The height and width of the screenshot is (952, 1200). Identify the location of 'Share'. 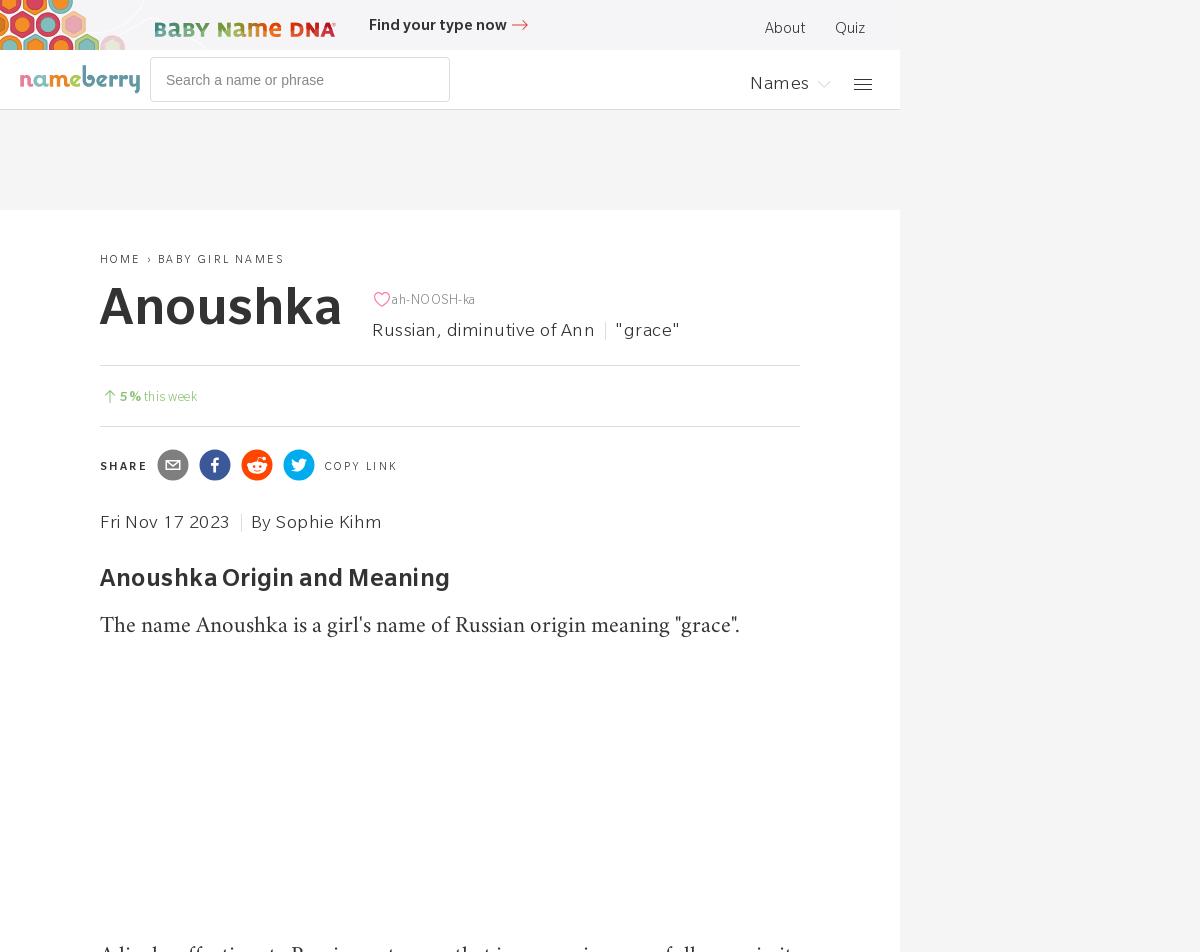
(123, 466).